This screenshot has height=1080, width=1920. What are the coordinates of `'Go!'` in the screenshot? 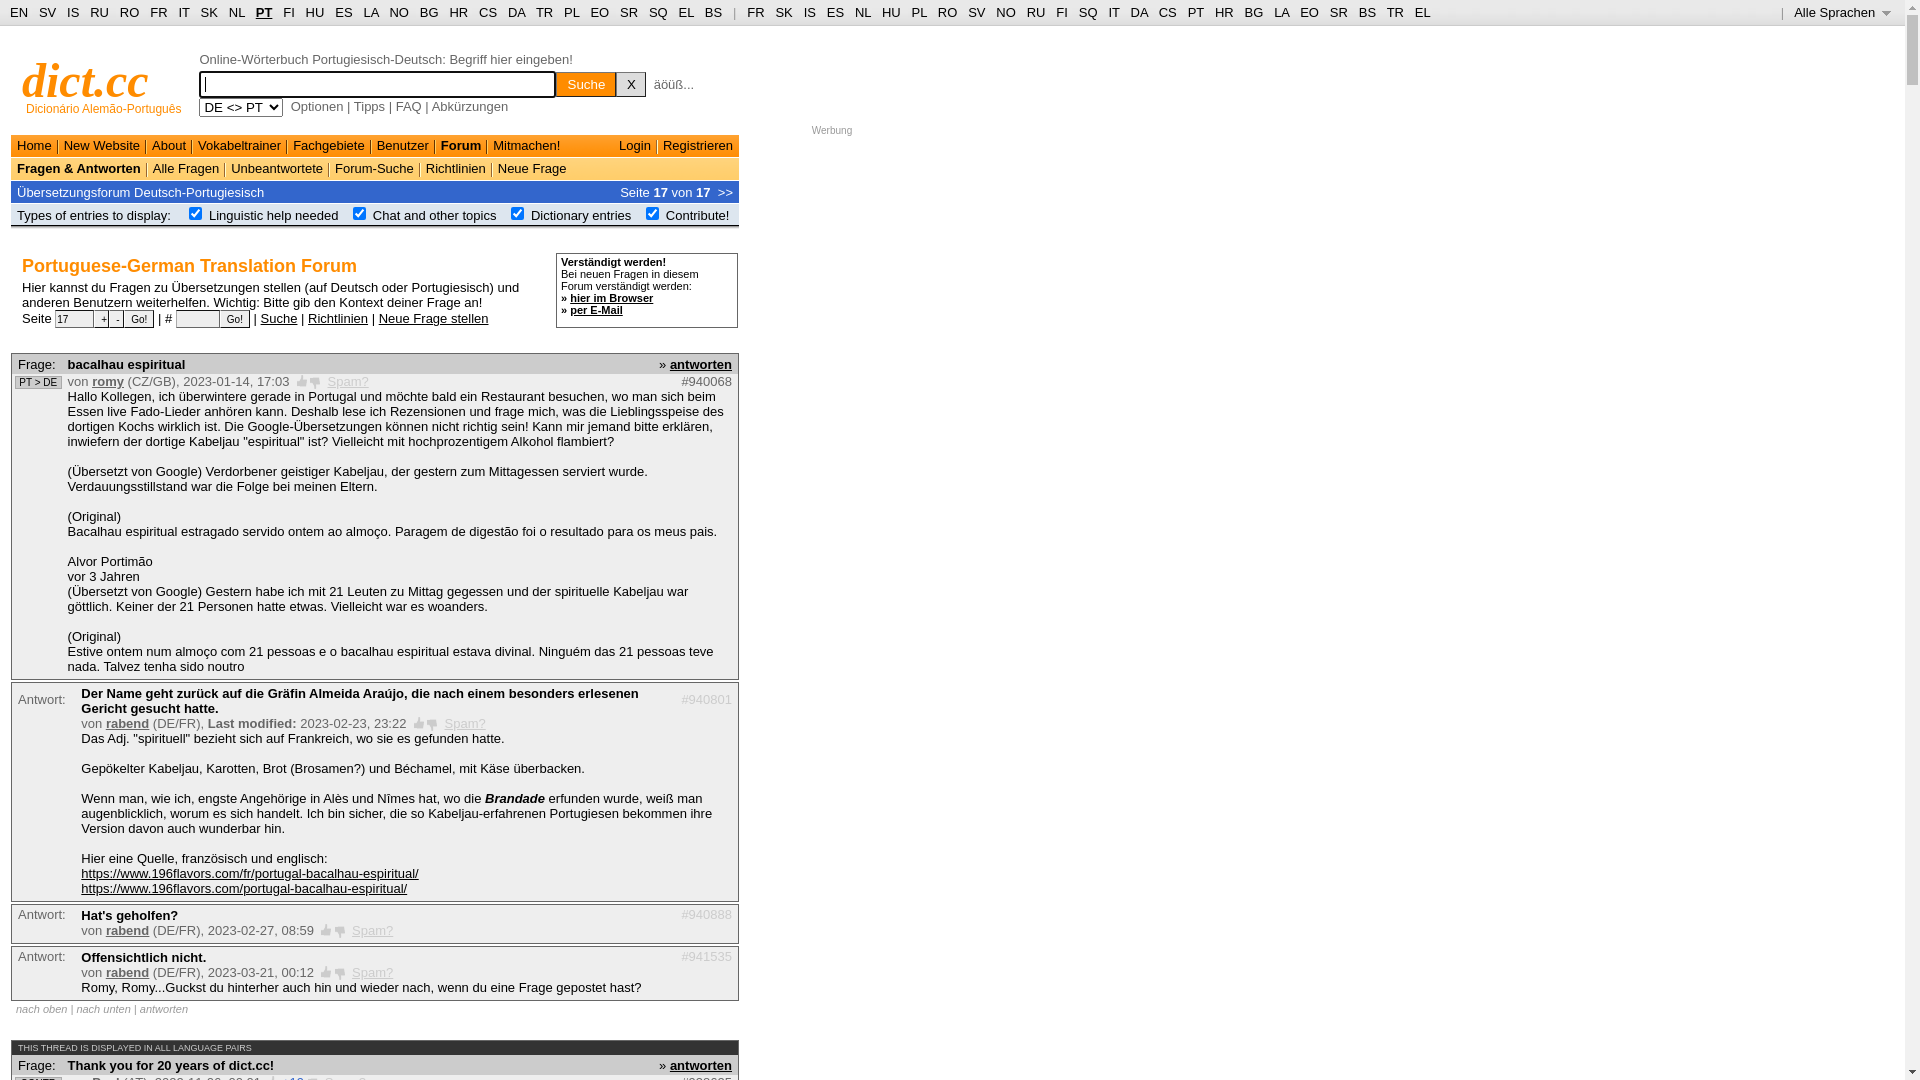 It's located at (220, 318).